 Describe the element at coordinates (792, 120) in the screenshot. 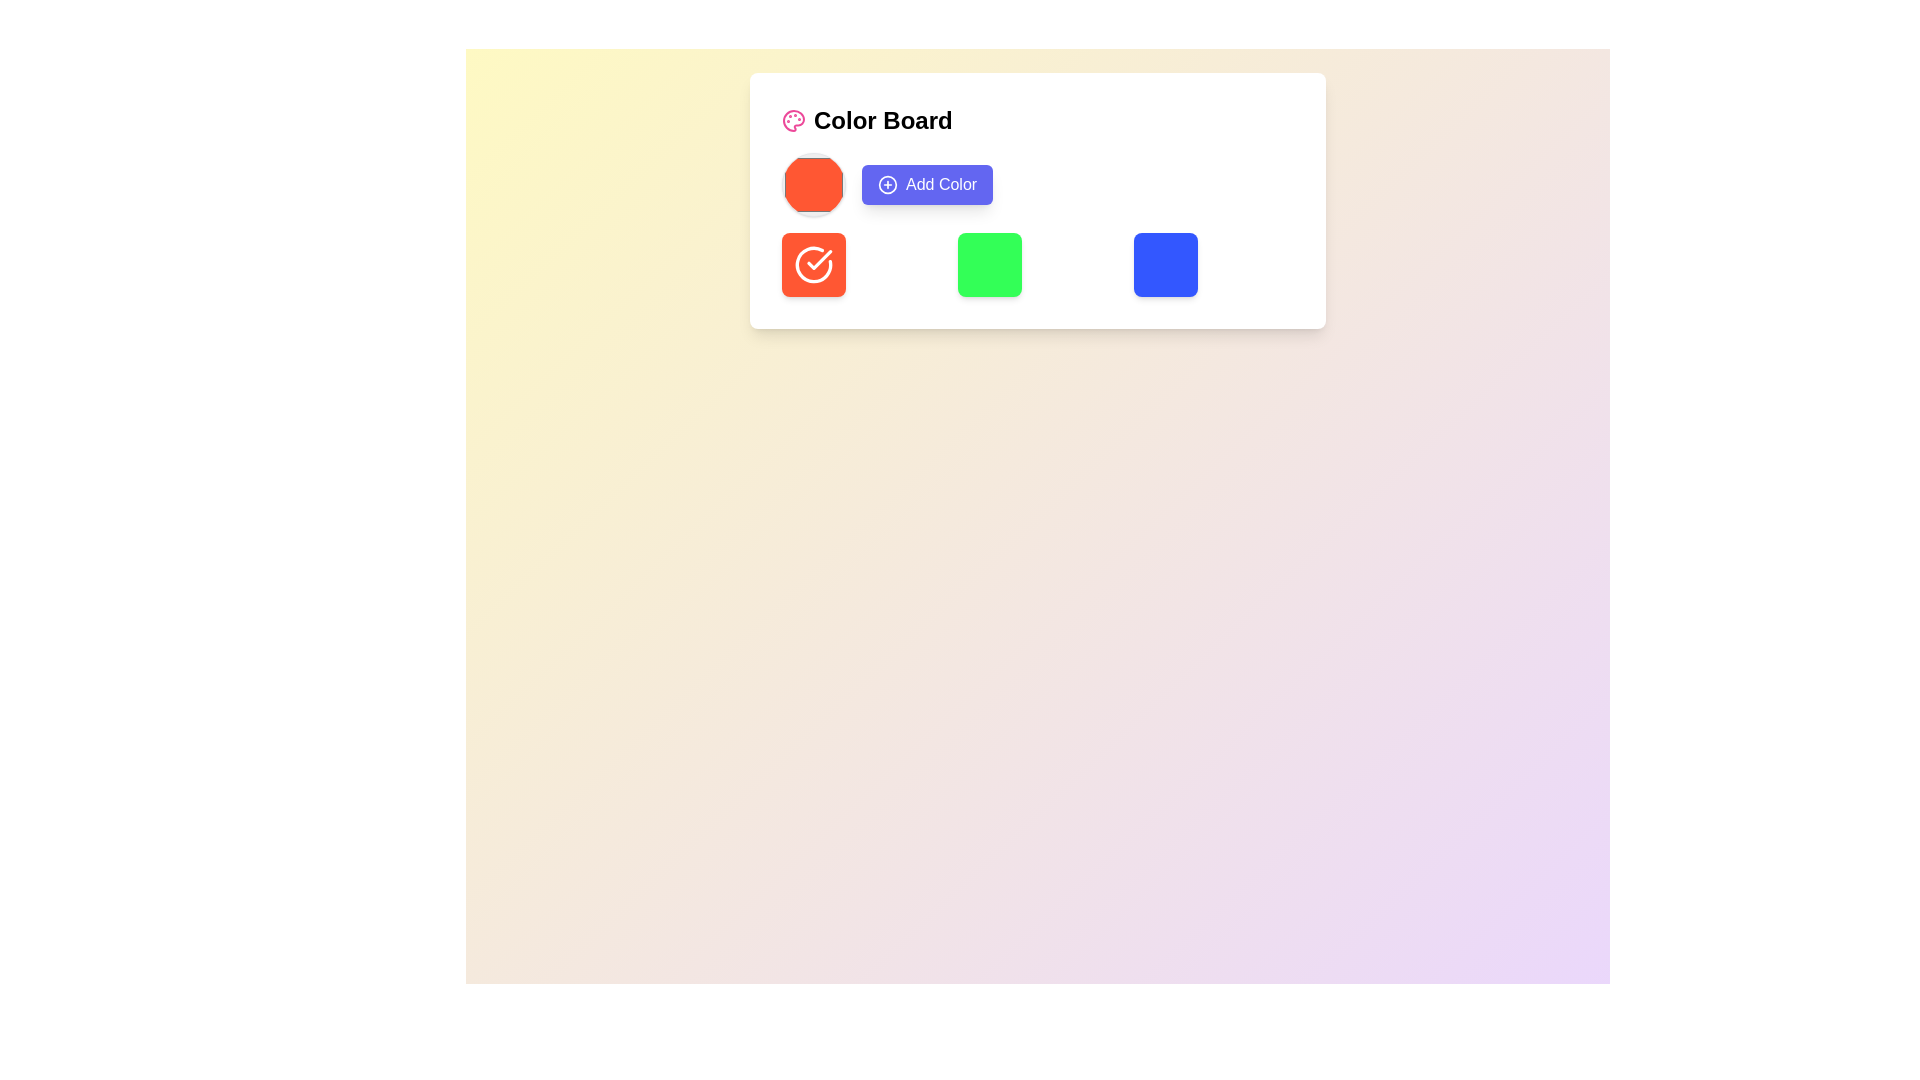

I see `the painter's palette icon with a pink outline and colorful accent dots, located in the Color Board group` at that location.